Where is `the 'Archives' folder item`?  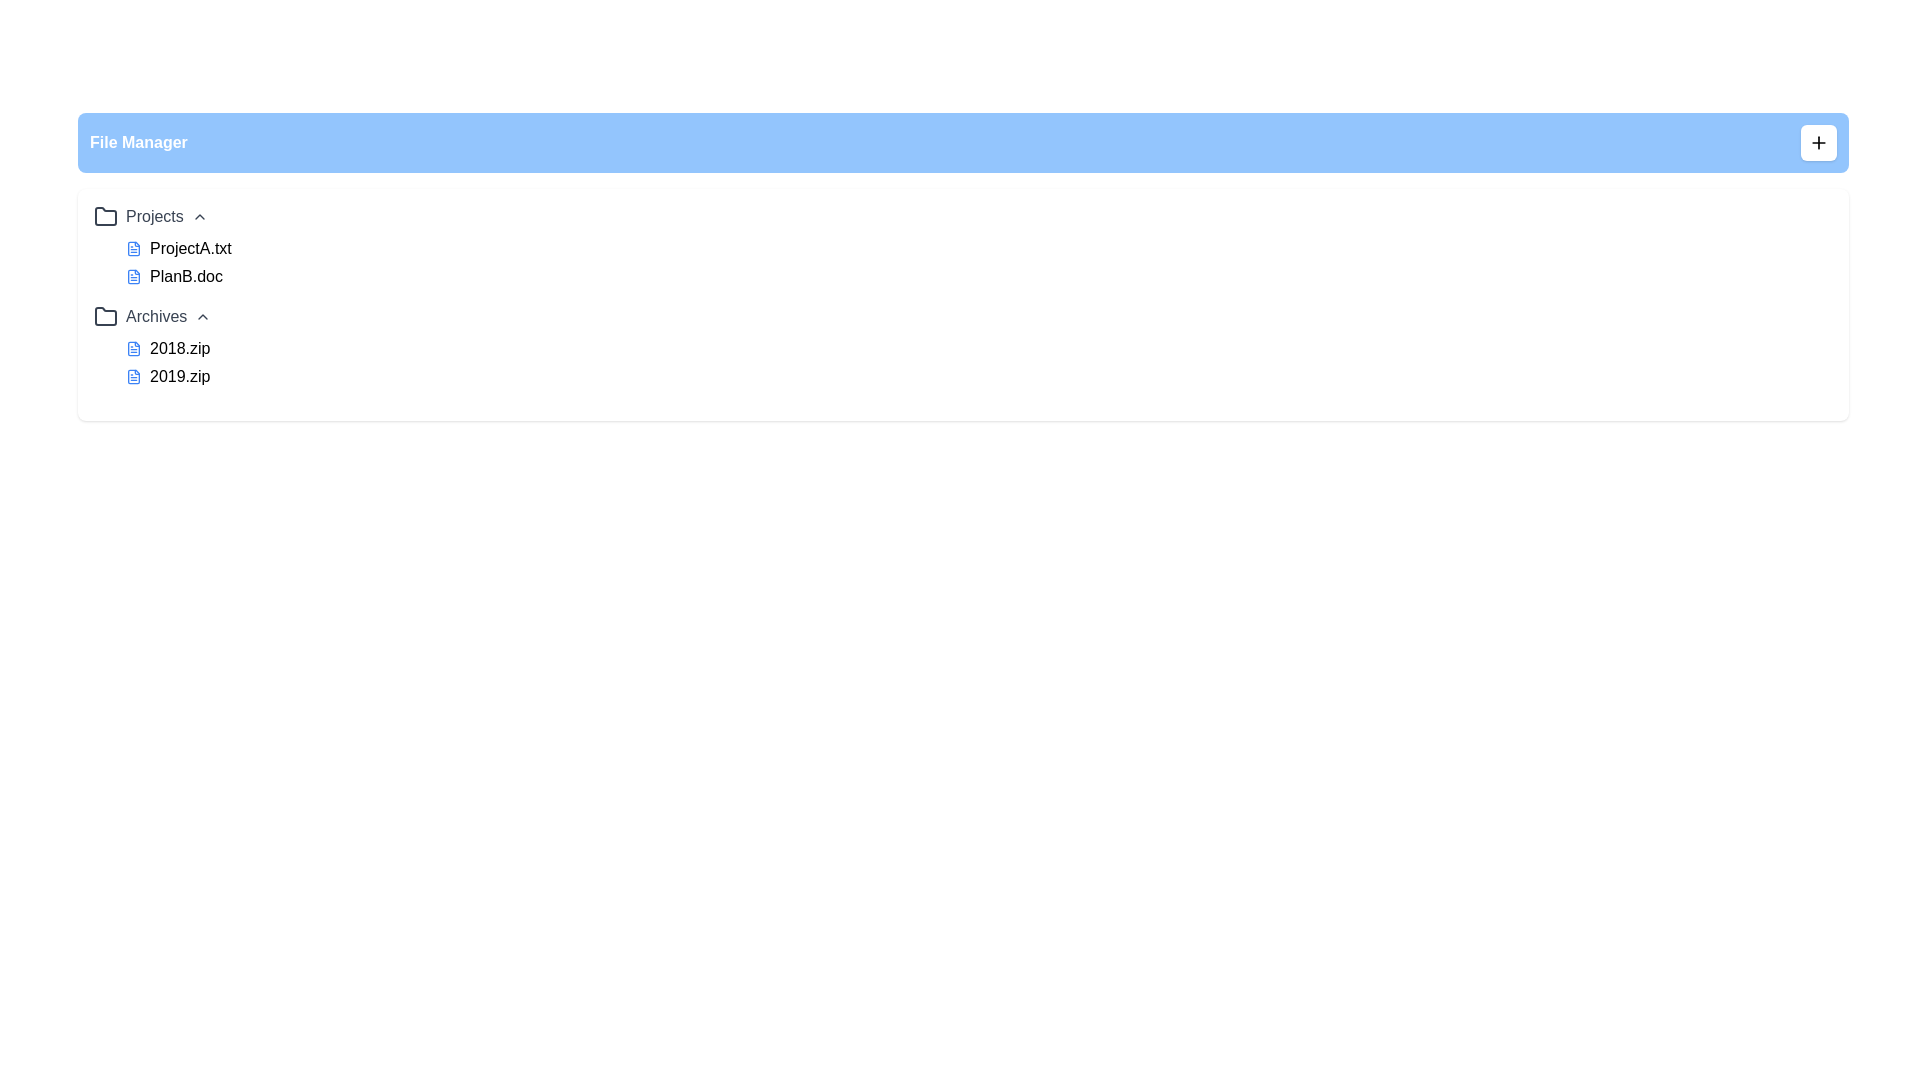
the 'Archives' folder item is located at coordinates (151, 315).